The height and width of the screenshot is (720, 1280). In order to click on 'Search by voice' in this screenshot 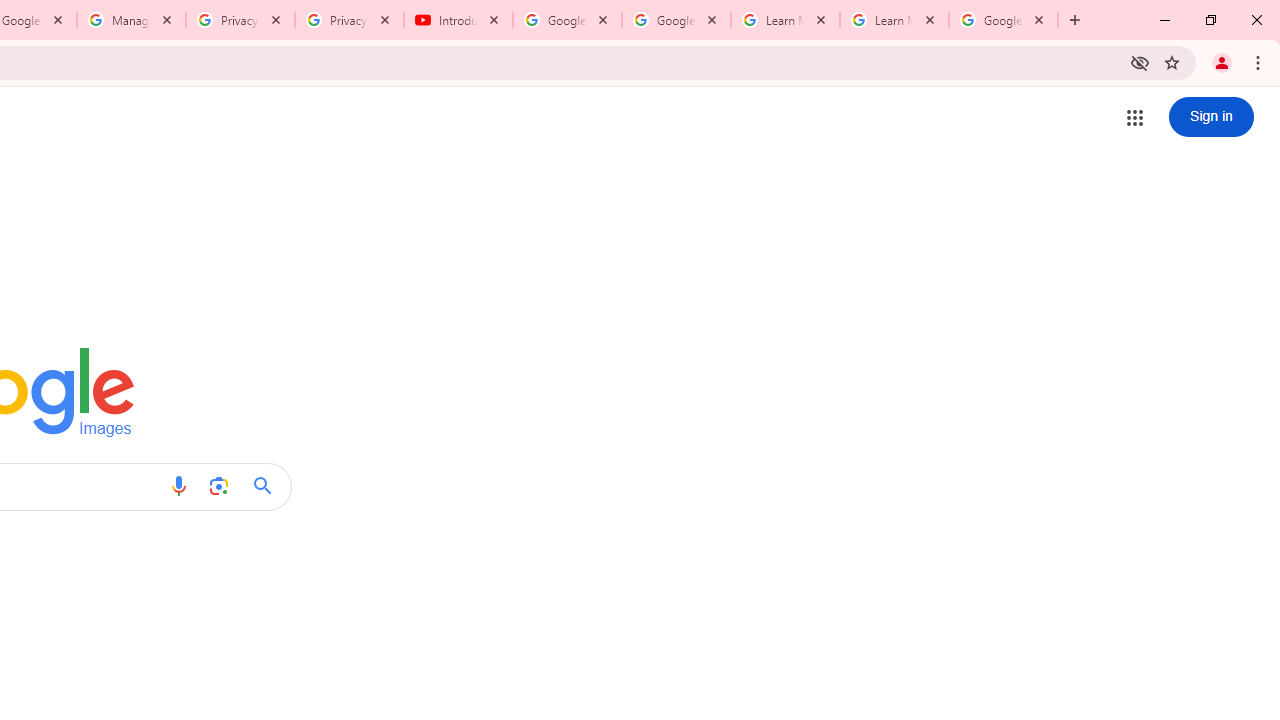, I will do `click(178, 486)`.